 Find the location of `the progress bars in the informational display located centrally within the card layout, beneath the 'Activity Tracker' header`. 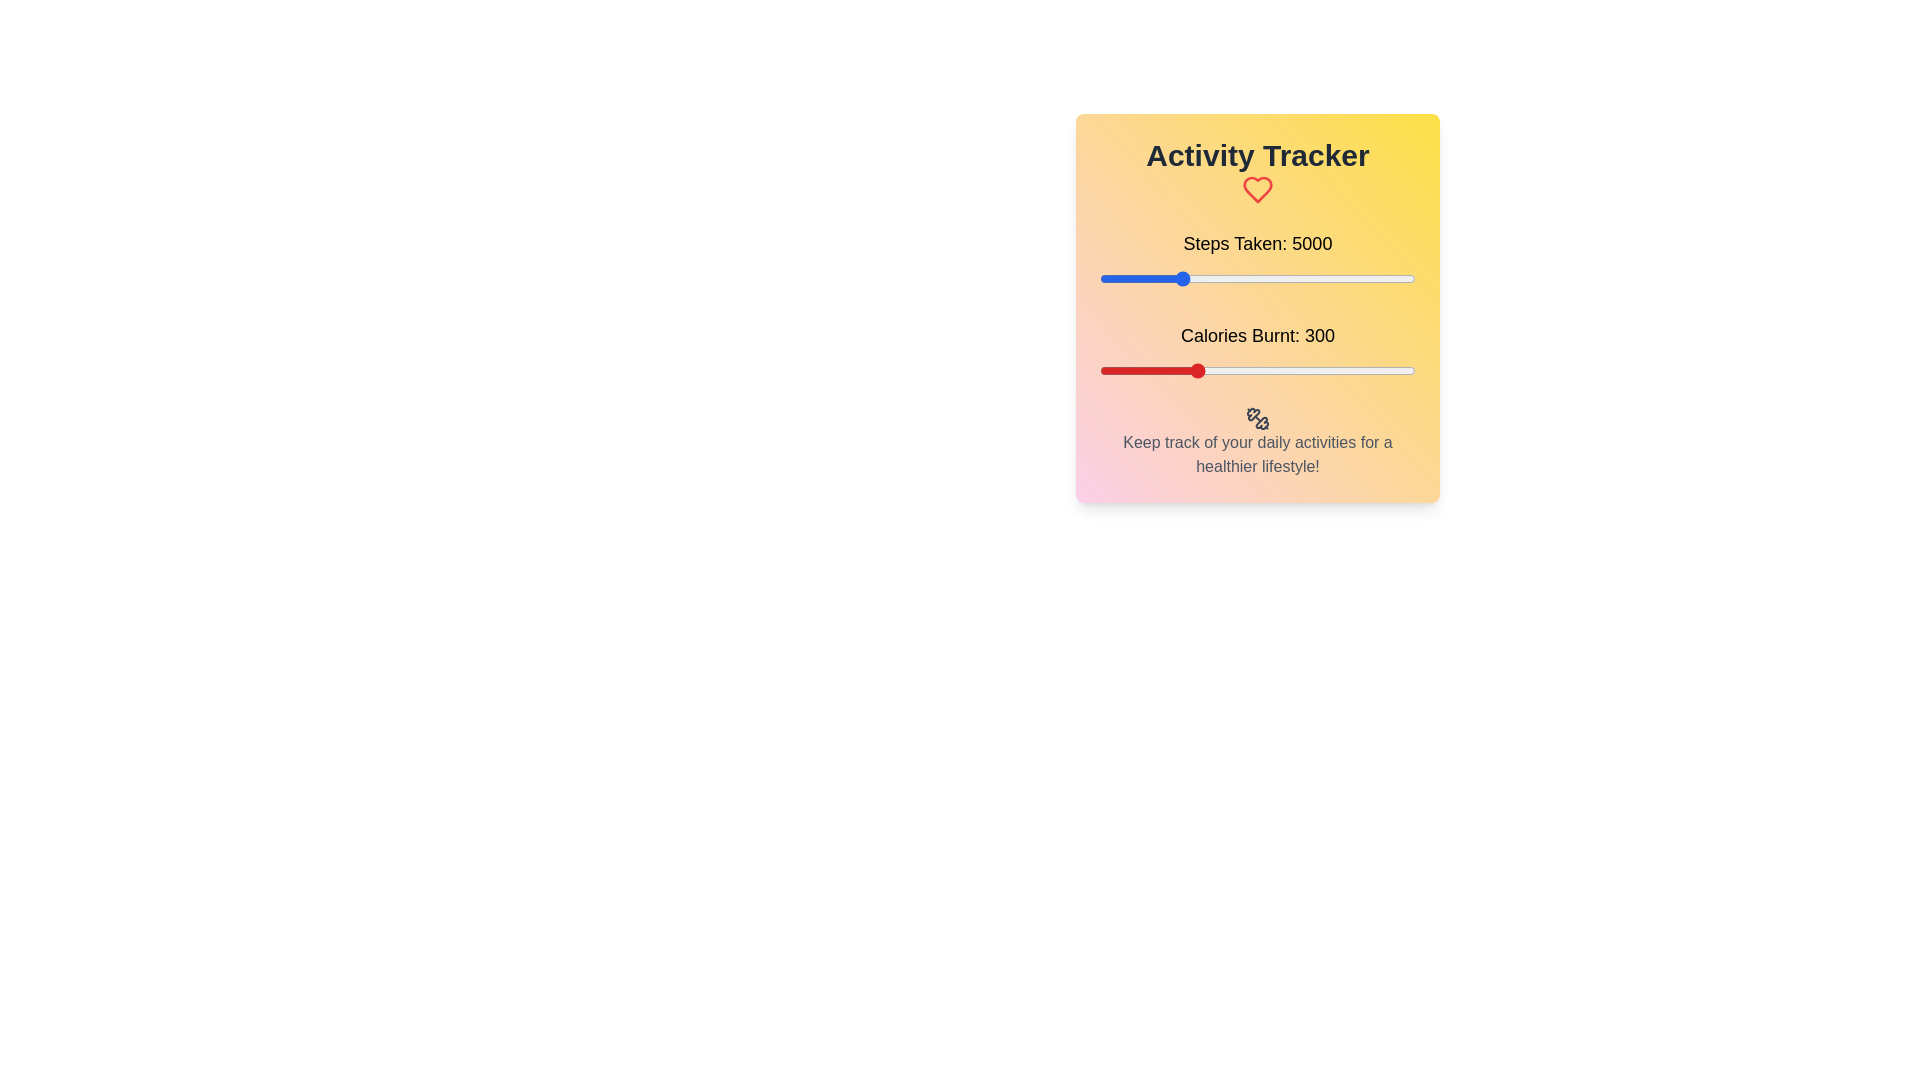

the progress bars in the informational display located centrally within the card layout, beneath the 'Activity Tracker' header is located at coordinates (1256, 305).